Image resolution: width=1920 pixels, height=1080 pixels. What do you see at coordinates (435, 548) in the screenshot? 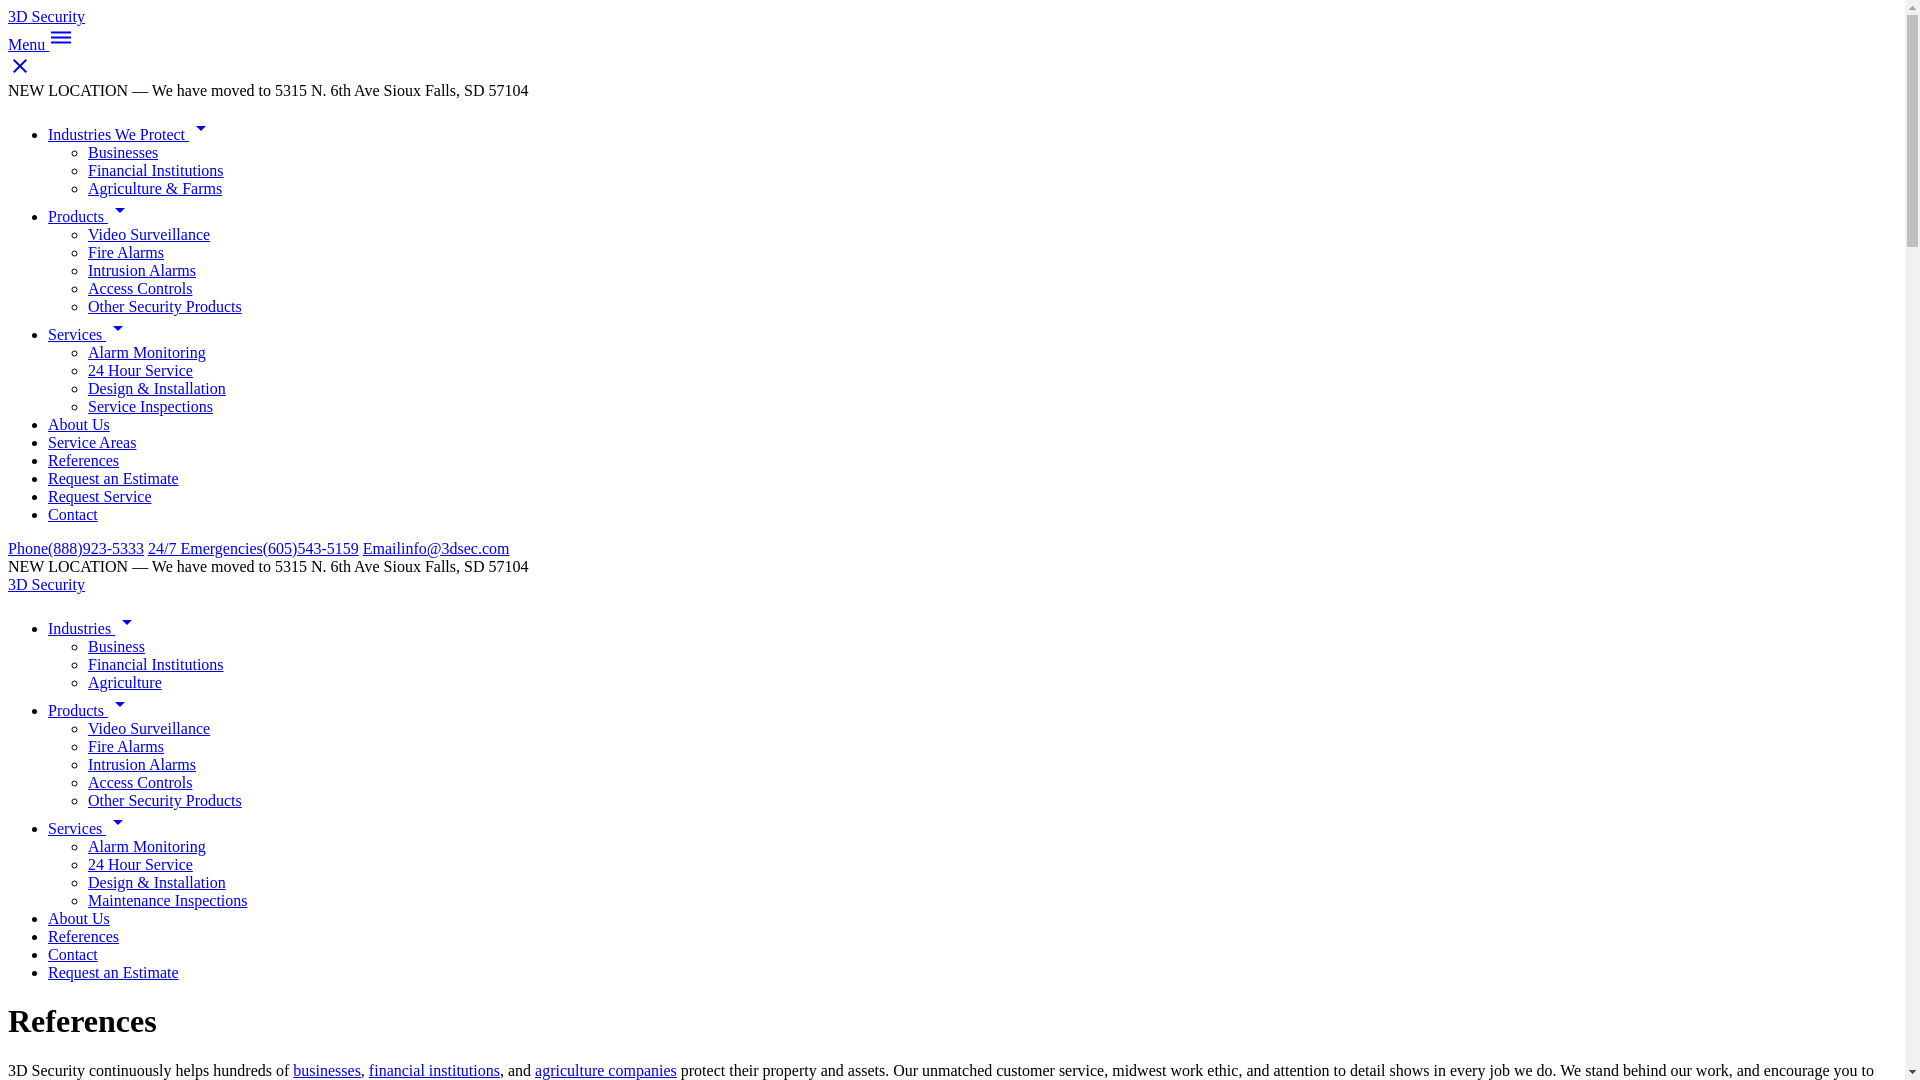
I see `'Emailinfo@3dsec.com'` at bounding box center [435, 548].